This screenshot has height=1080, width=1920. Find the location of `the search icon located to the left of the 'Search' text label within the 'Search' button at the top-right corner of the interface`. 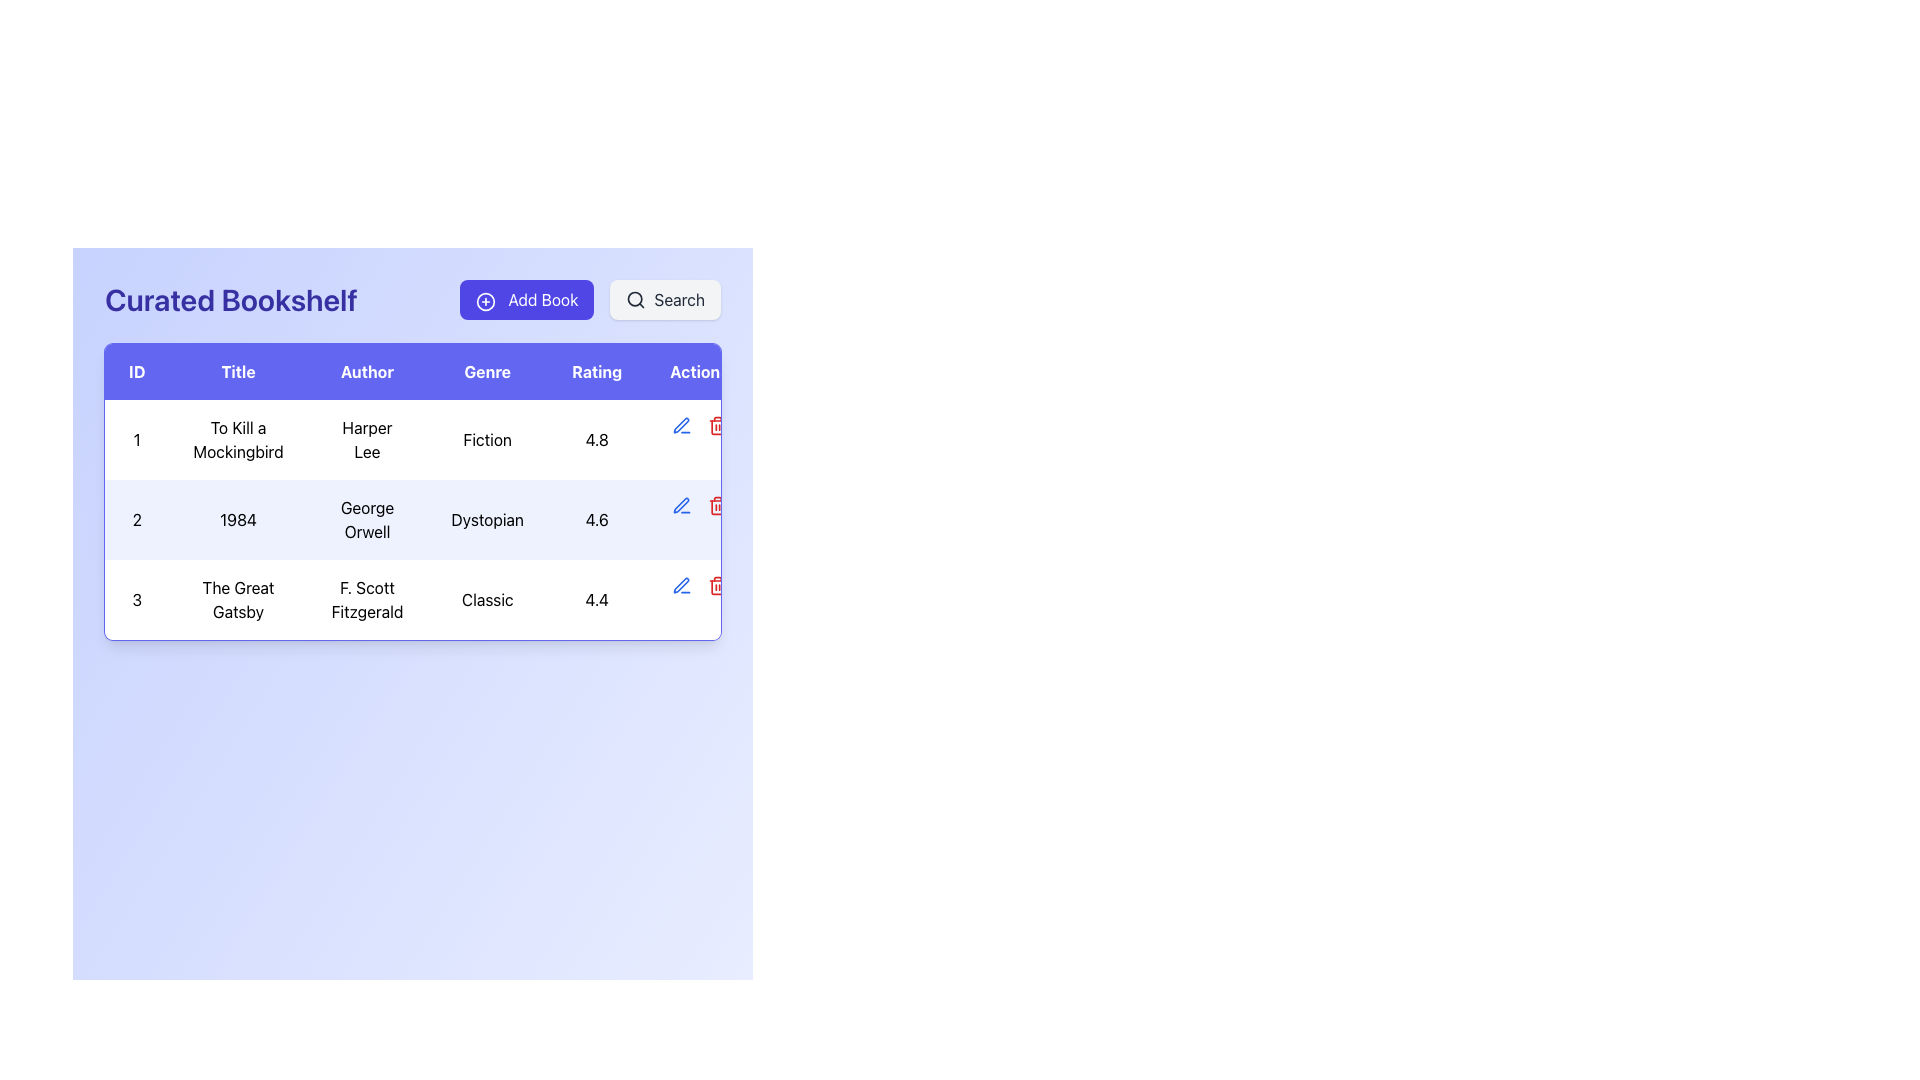

the search icon located to the left of the 'Search' text label within the 'Search' button at the top-right corner of the interface is located at coordinates (635, 300).